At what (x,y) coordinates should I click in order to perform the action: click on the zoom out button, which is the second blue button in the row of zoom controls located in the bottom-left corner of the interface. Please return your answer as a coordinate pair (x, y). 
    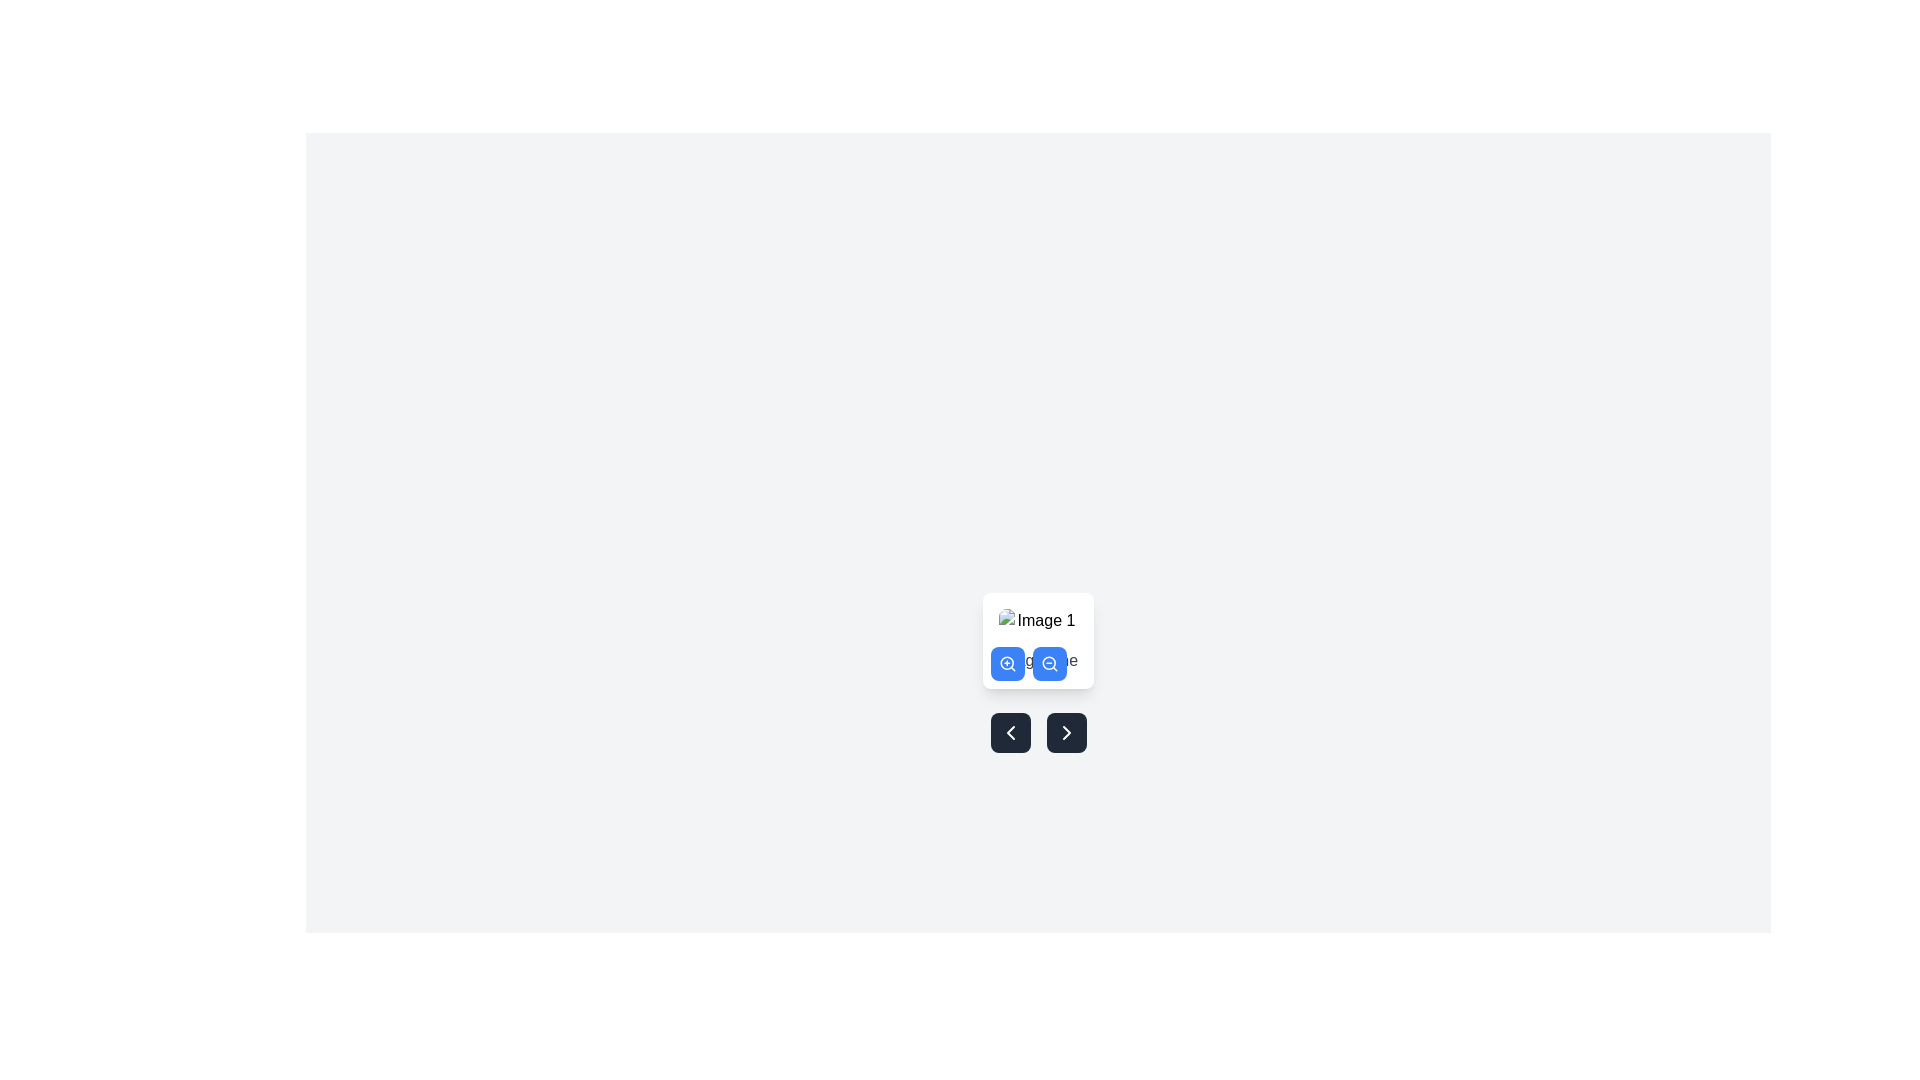
    Looking at the image, I should click on (1048, 663).